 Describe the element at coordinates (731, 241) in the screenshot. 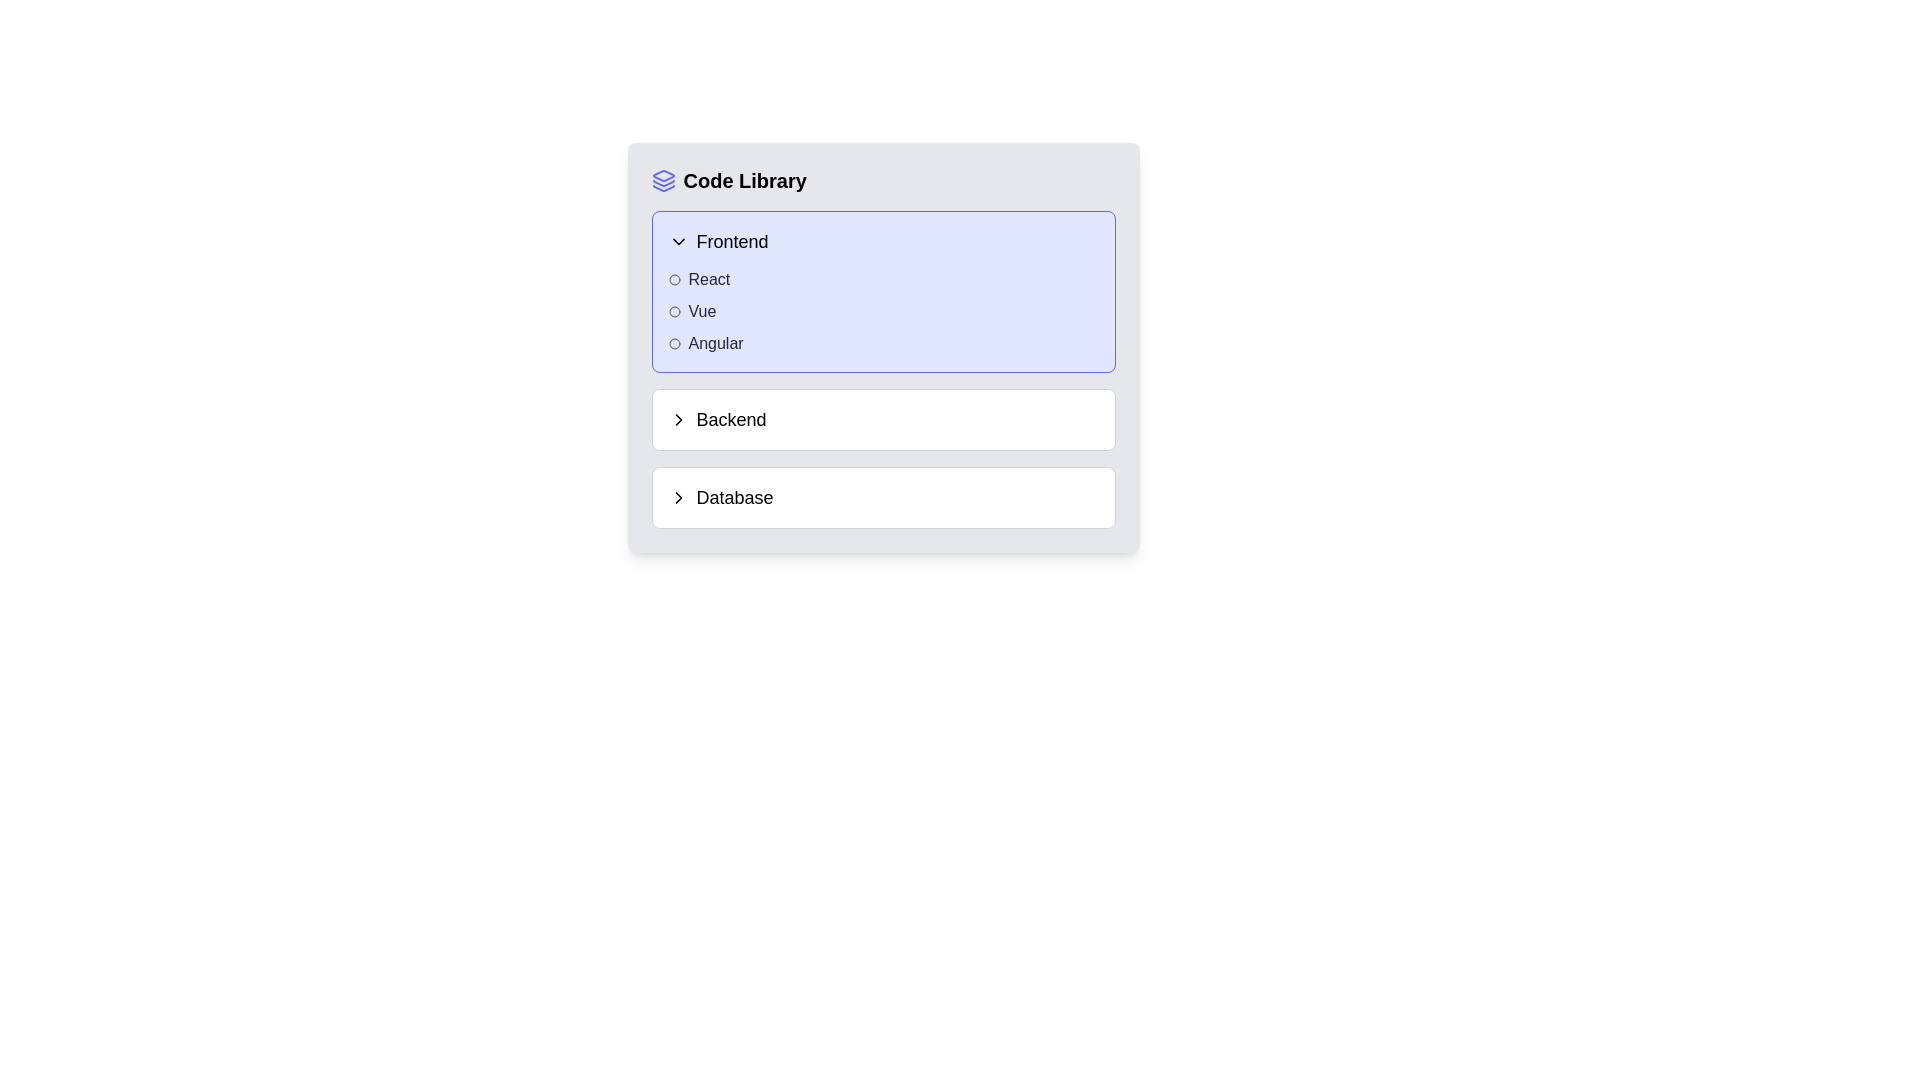

I see `the Text Label that serves as the title for the collapsible section labeled 'Frontend' within the 'Code Library' dropdown` at that location.